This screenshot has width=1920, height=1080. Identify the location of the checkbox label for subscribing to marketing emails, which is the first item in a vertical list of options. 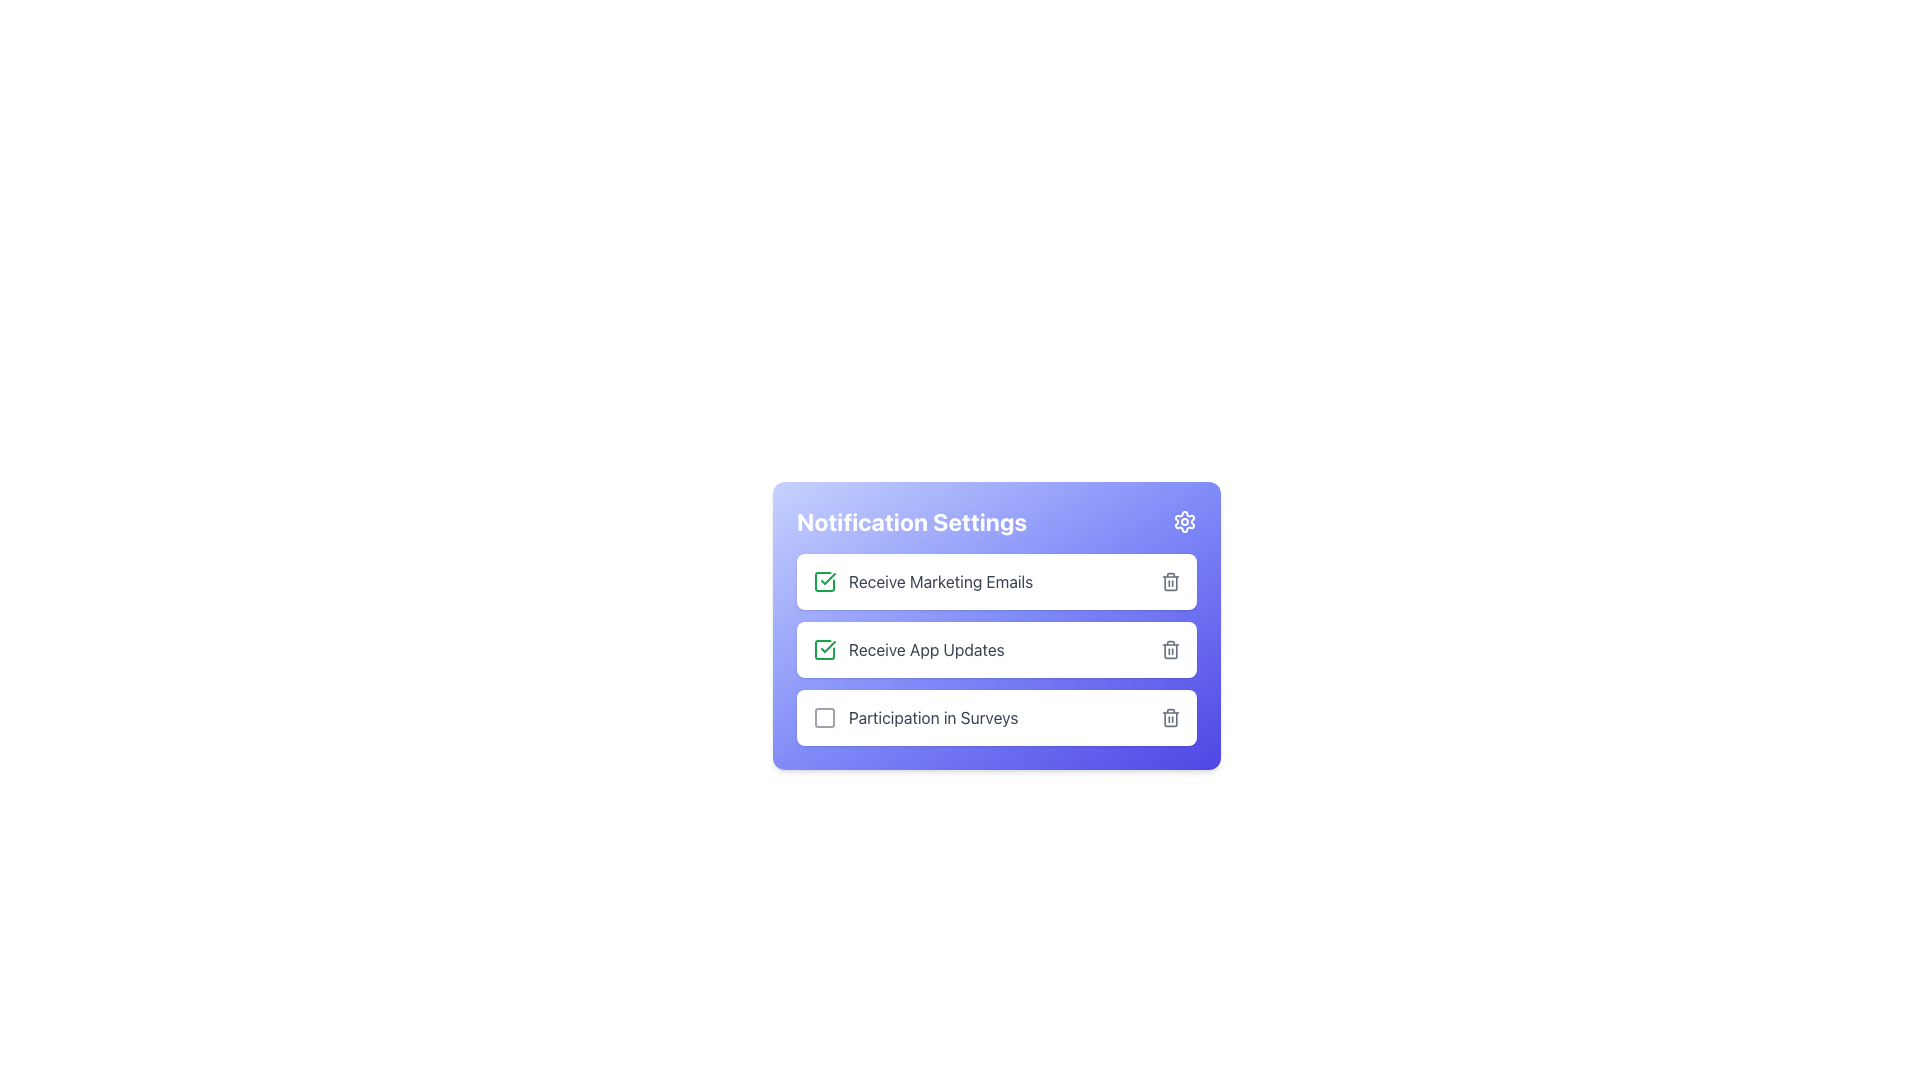
(922, 582).